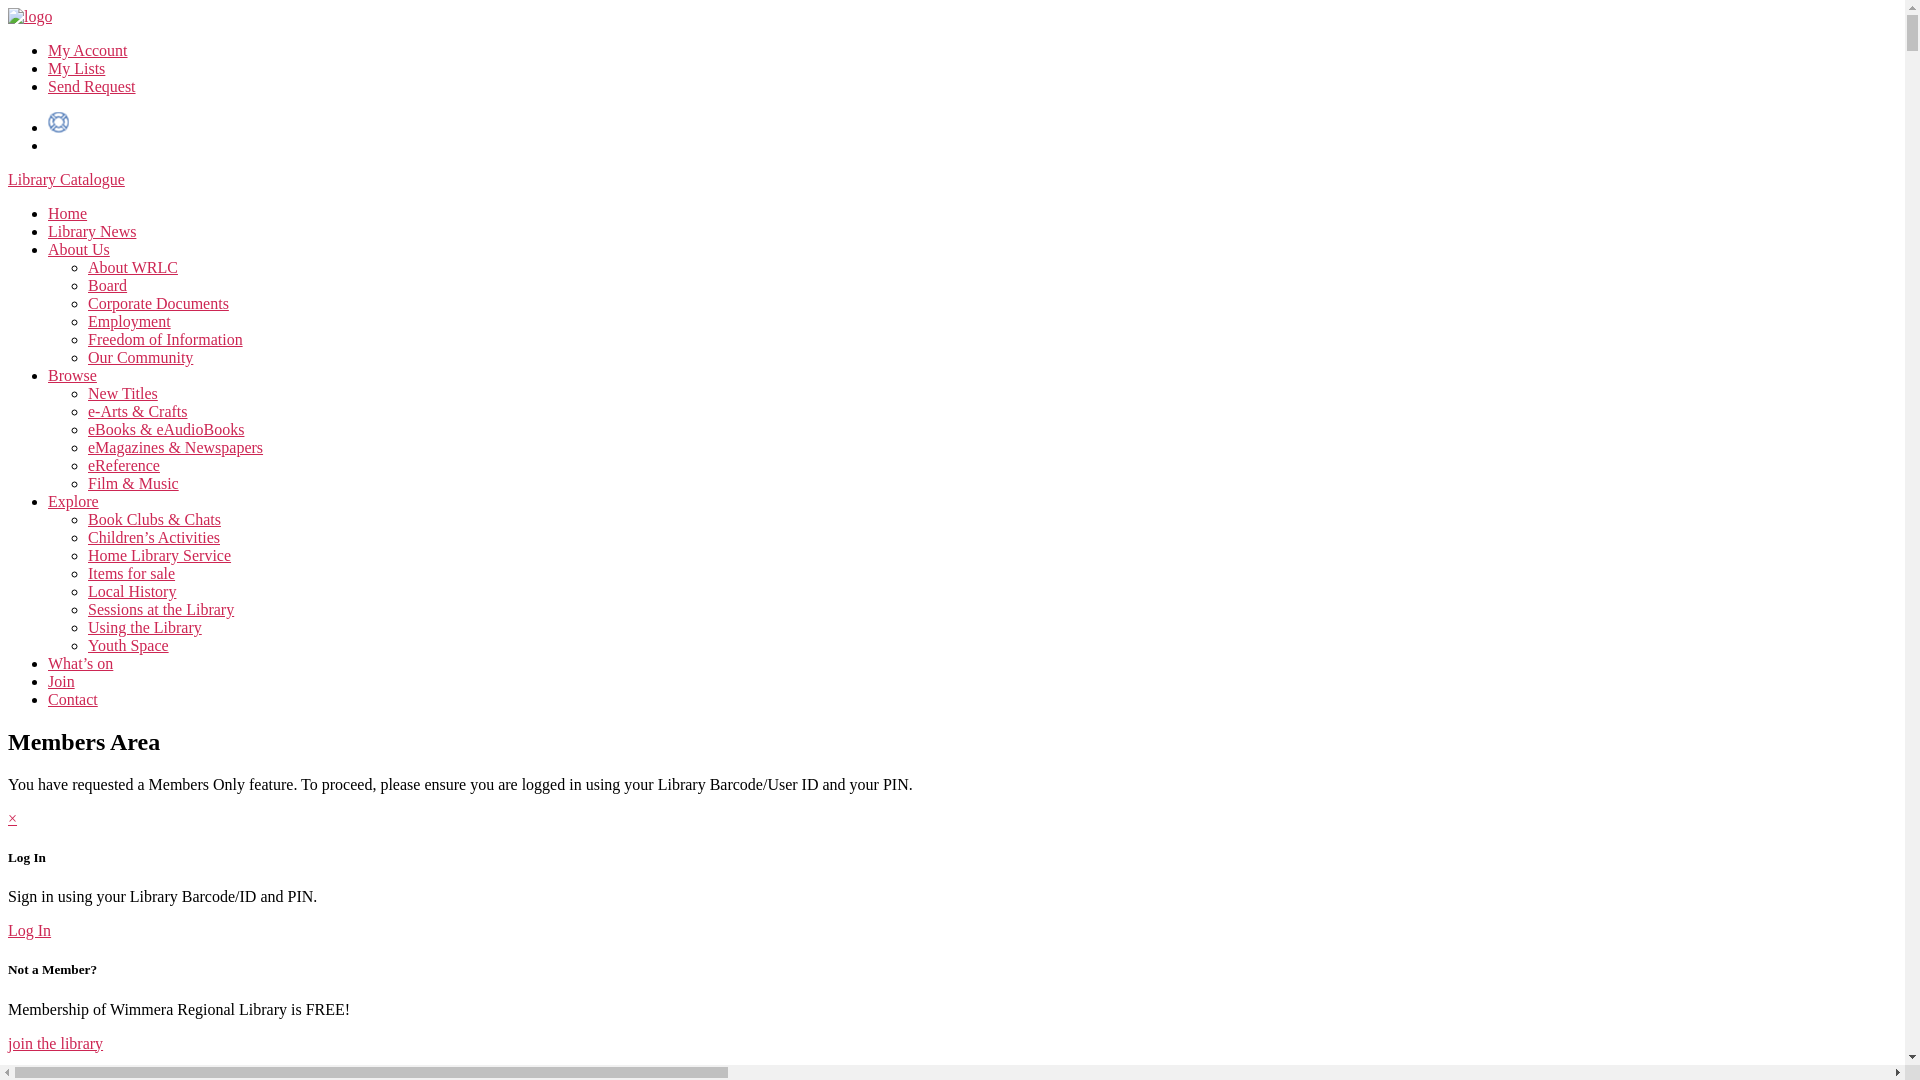 This screenshot has width=1920, height=1080. What do you see at coordinates (166, 428) in the screenshot?
I see `'eBooks & eAudioBooks'` at bounding box center [166, 428].